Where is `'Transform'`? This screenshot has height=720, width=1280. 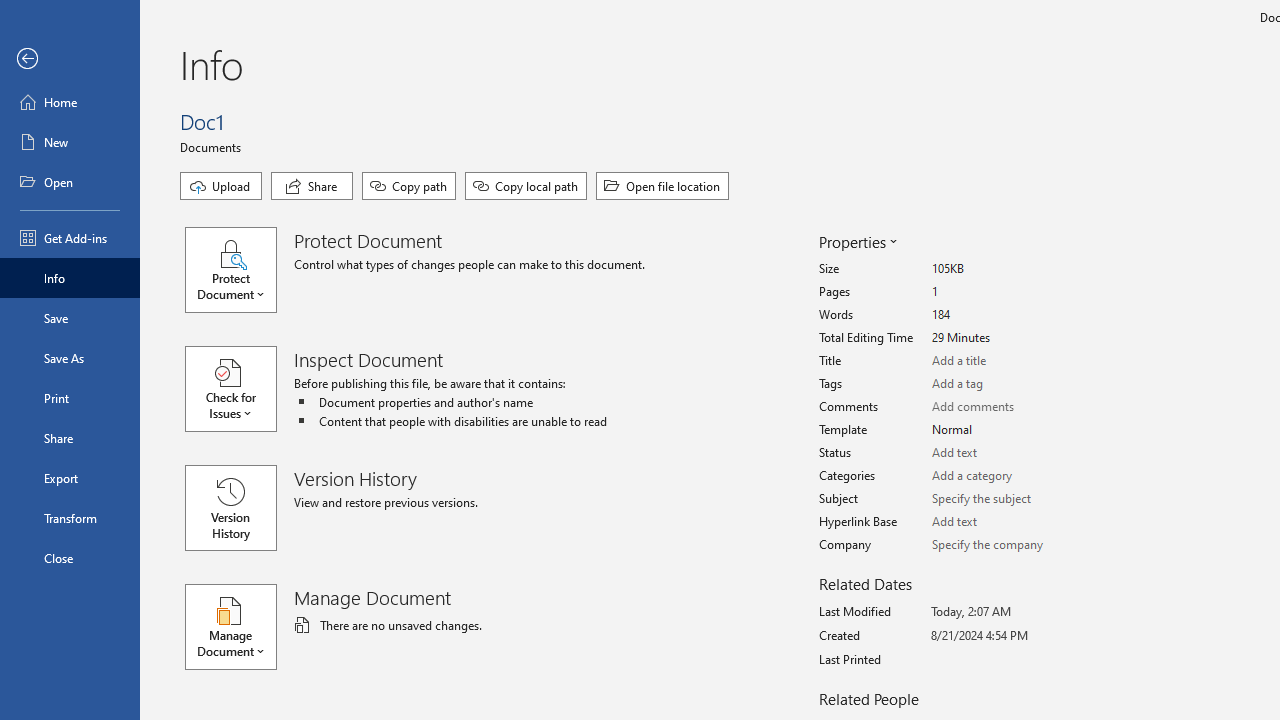
'Transform' is located at coordinates (69, 517).